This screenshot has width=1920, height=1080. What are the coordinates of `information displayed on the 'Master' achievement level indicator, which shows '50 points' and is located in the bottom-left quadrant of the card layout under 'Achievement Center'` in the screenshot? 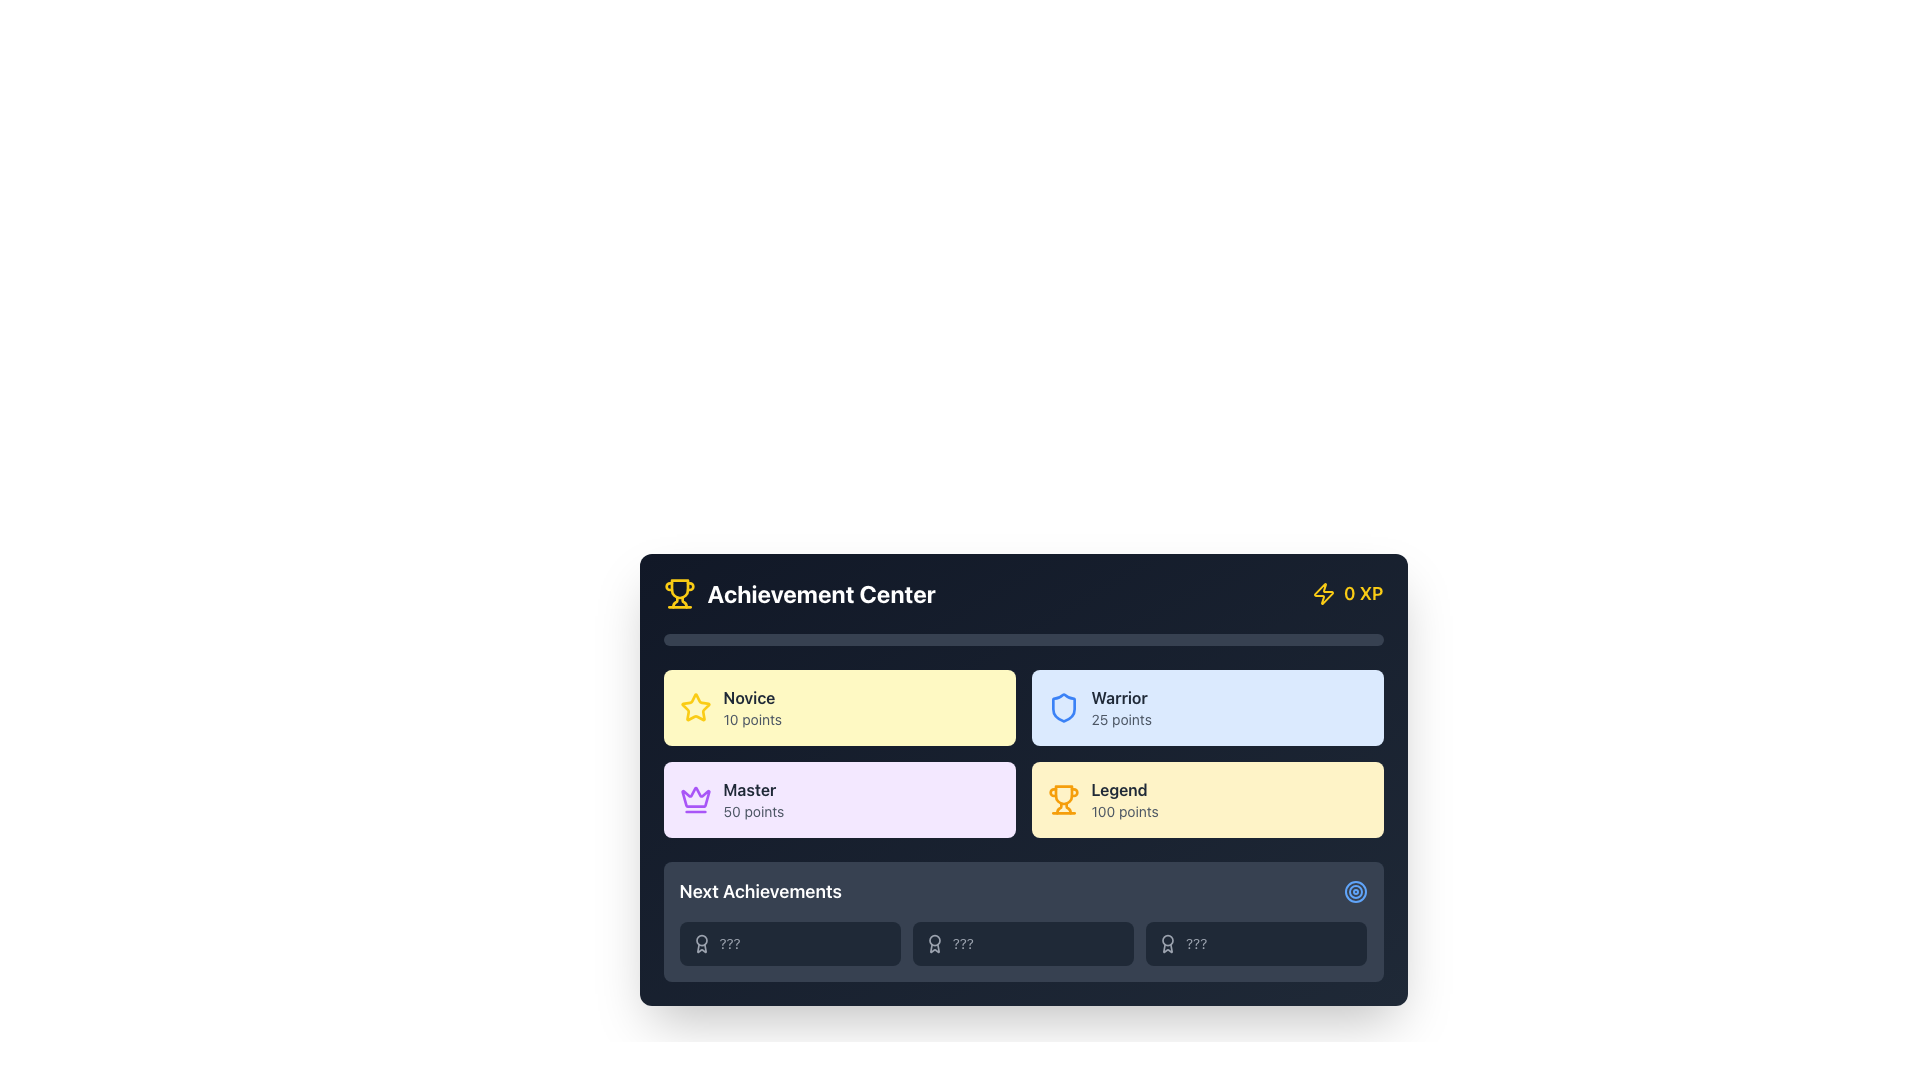 It's located at (839, 798).